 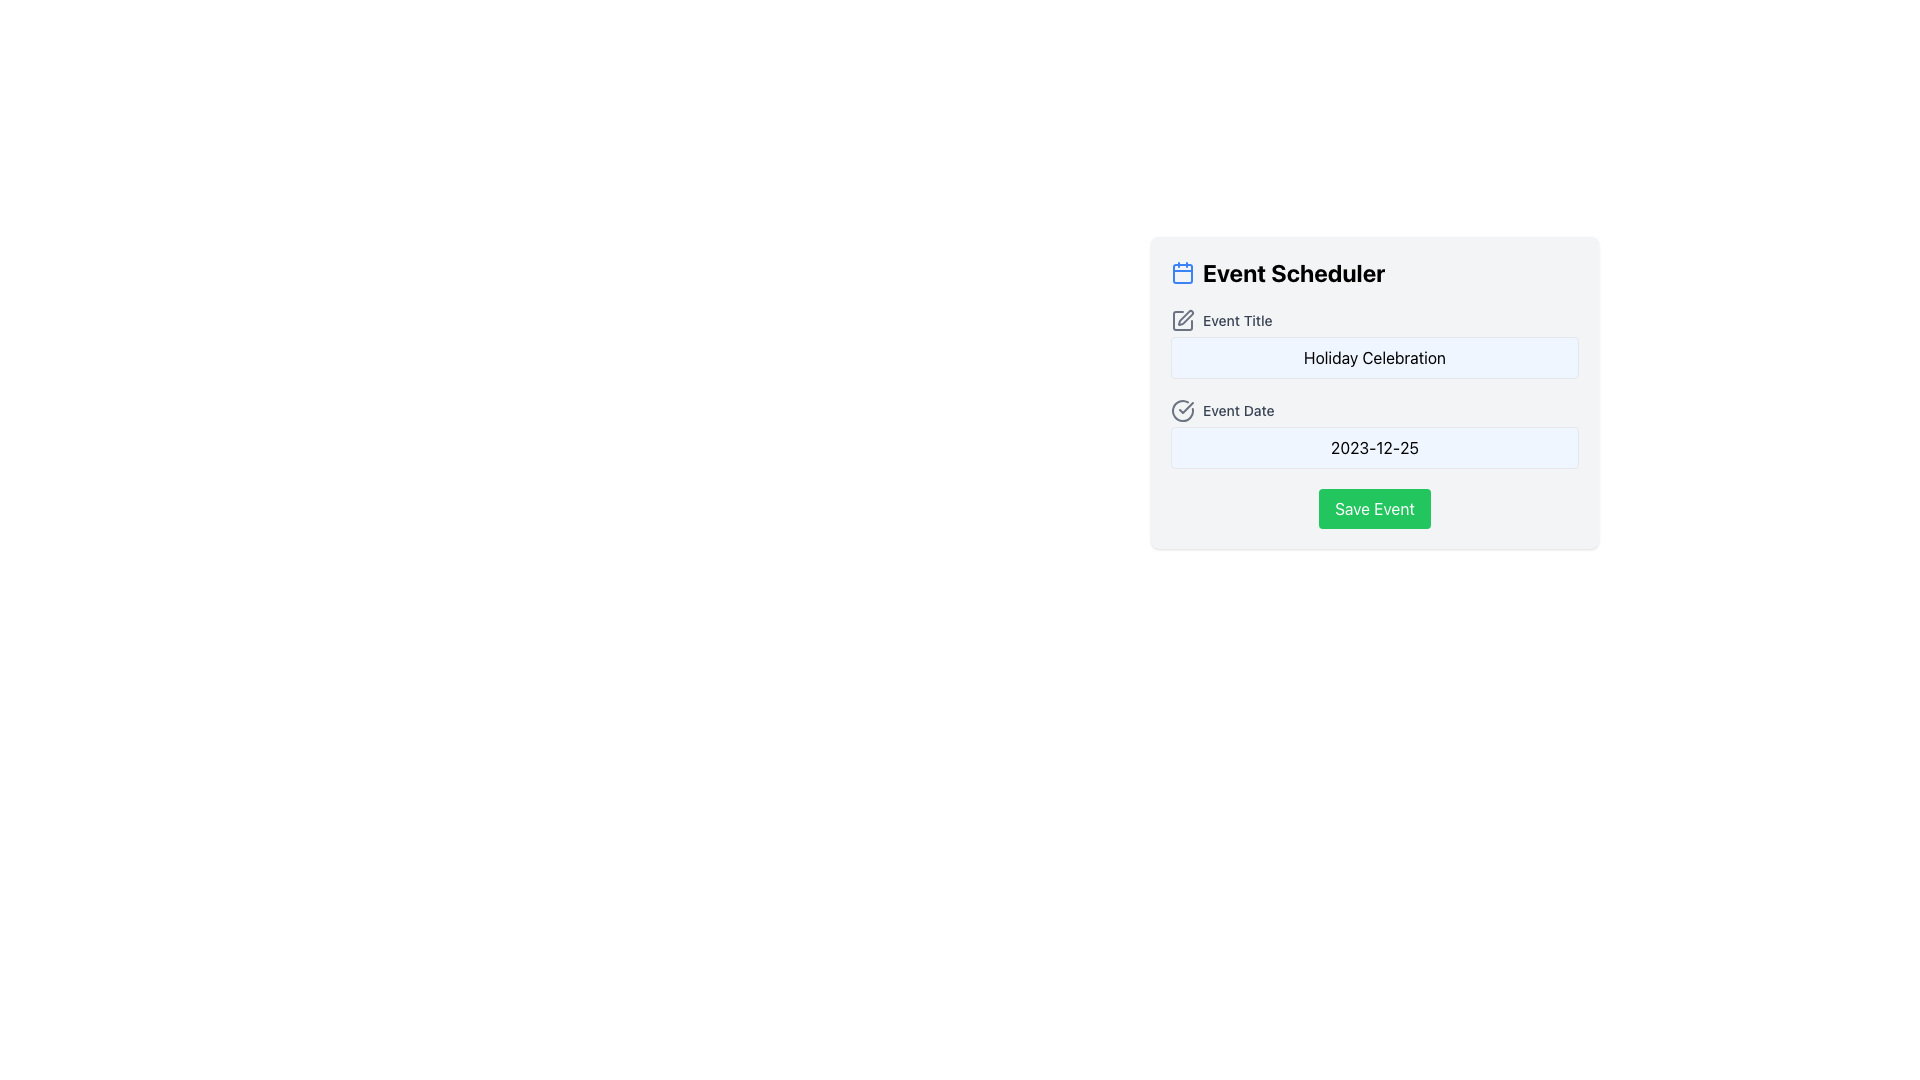 What do you see at coordinates (1373, 357) in the screenshot?
I see `the display or label field that represents the event title within the 'Event Scheduler', located directly below the 'Event Title' label` at bounding box center [1373, 357].